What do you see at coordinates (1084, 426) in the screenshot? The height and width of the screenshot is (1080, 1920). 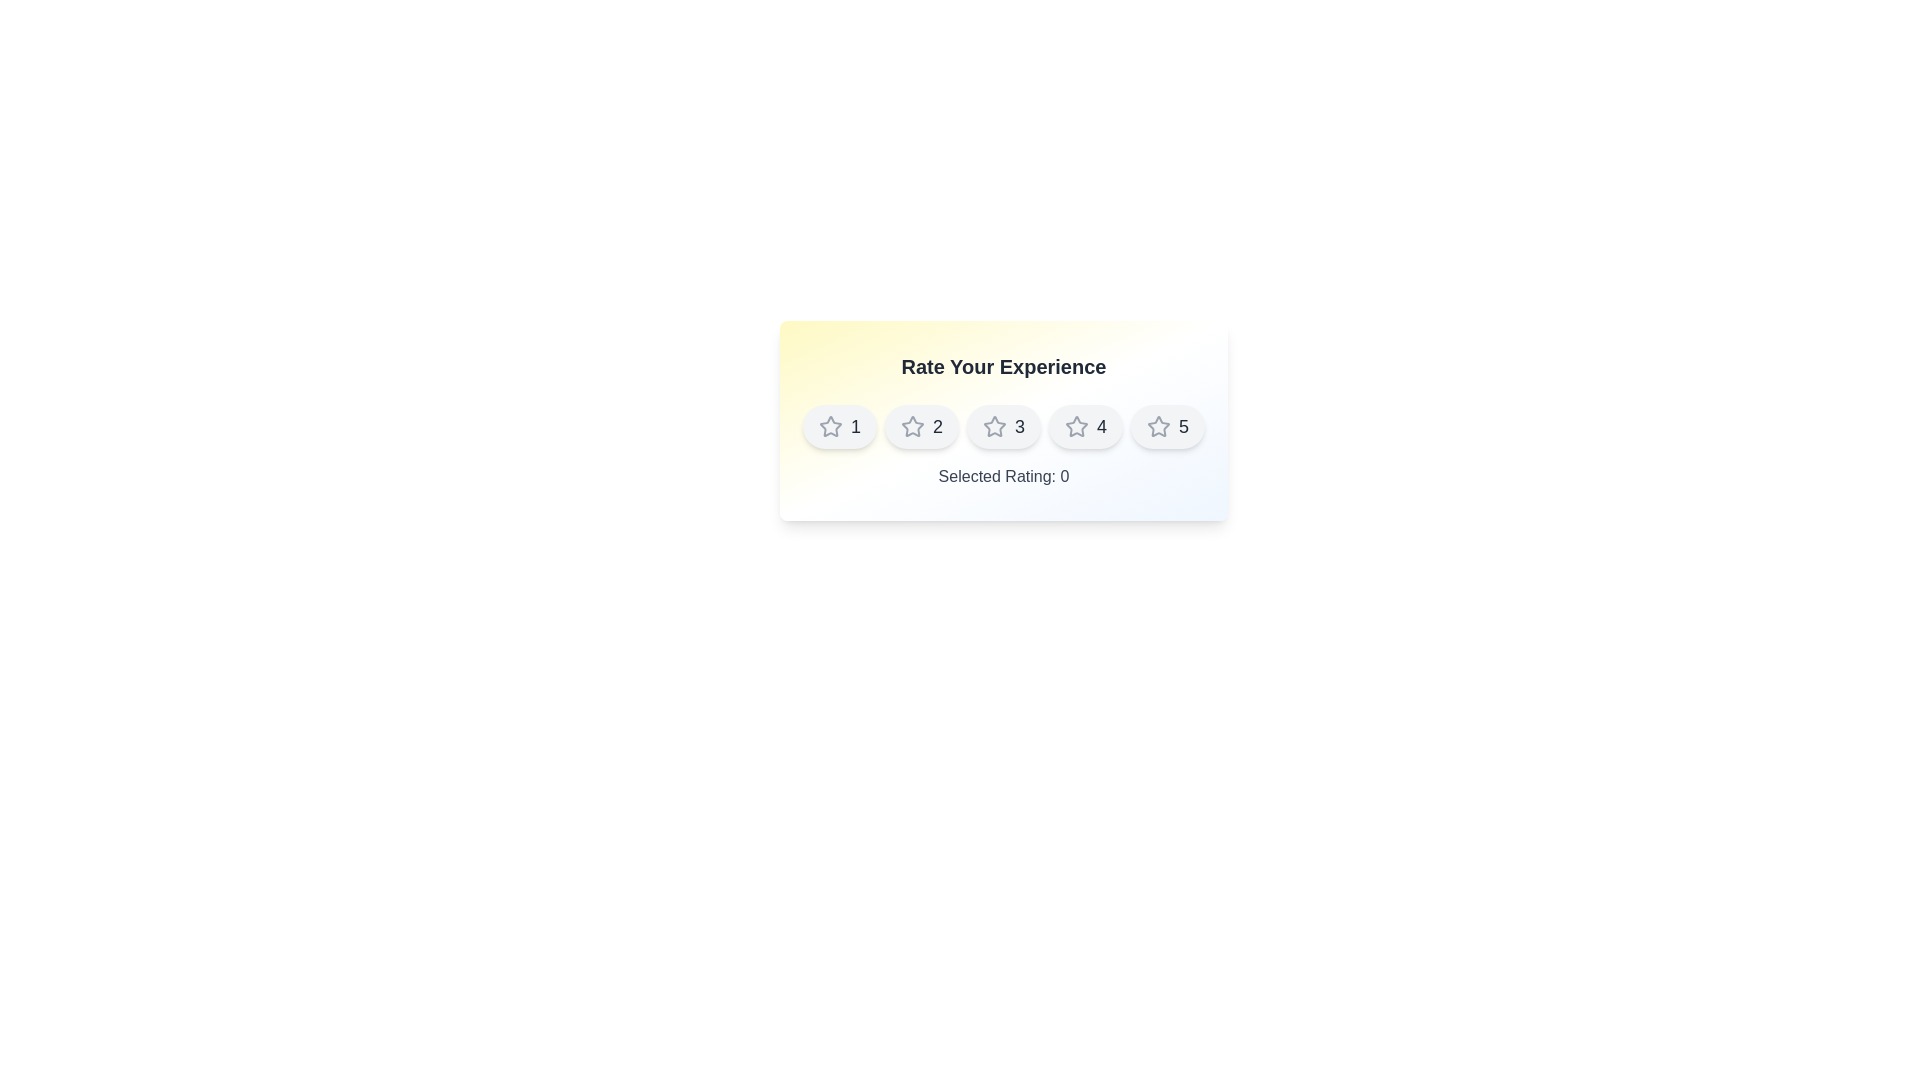 I see `the star corresponding to 4` at bounding box center [1084, 426].